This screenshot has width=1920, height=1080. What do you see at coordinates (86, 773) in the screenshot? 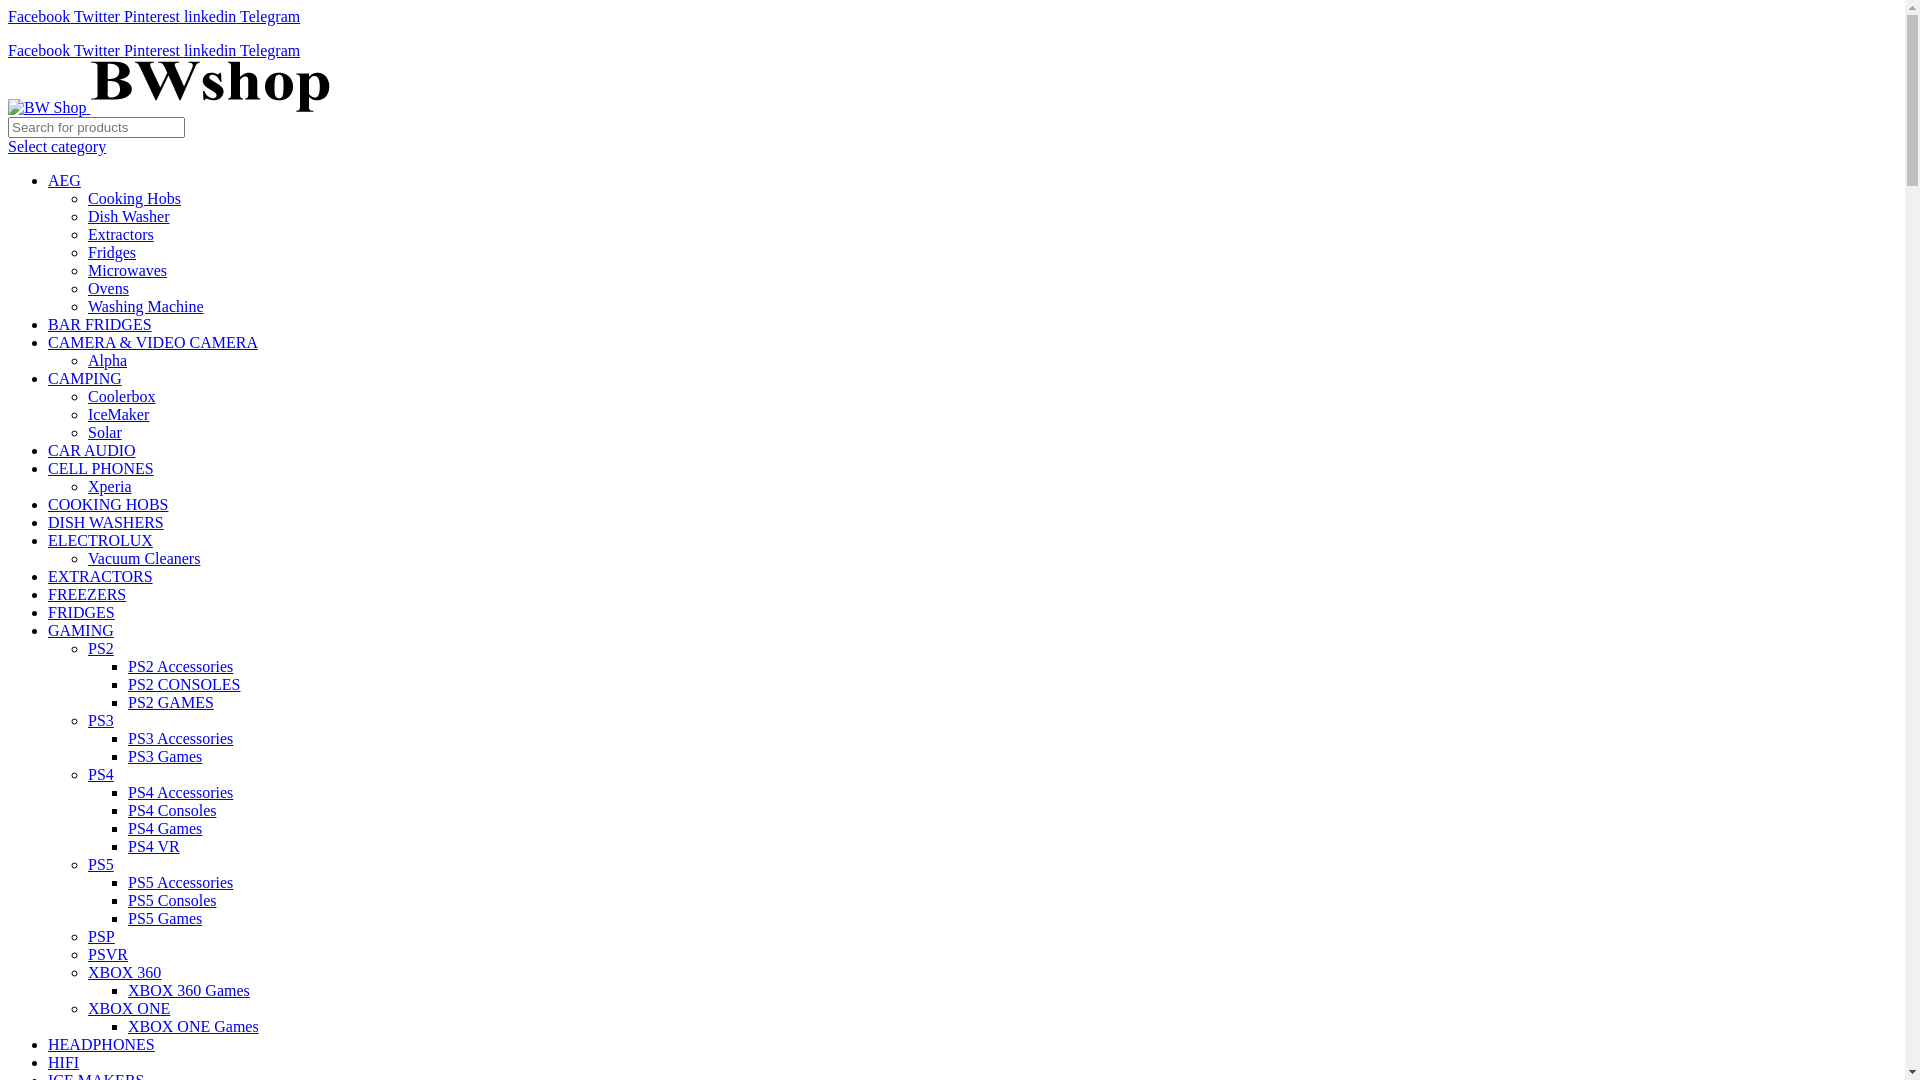
I see `'PS4'` at bounding box center [86, 773].